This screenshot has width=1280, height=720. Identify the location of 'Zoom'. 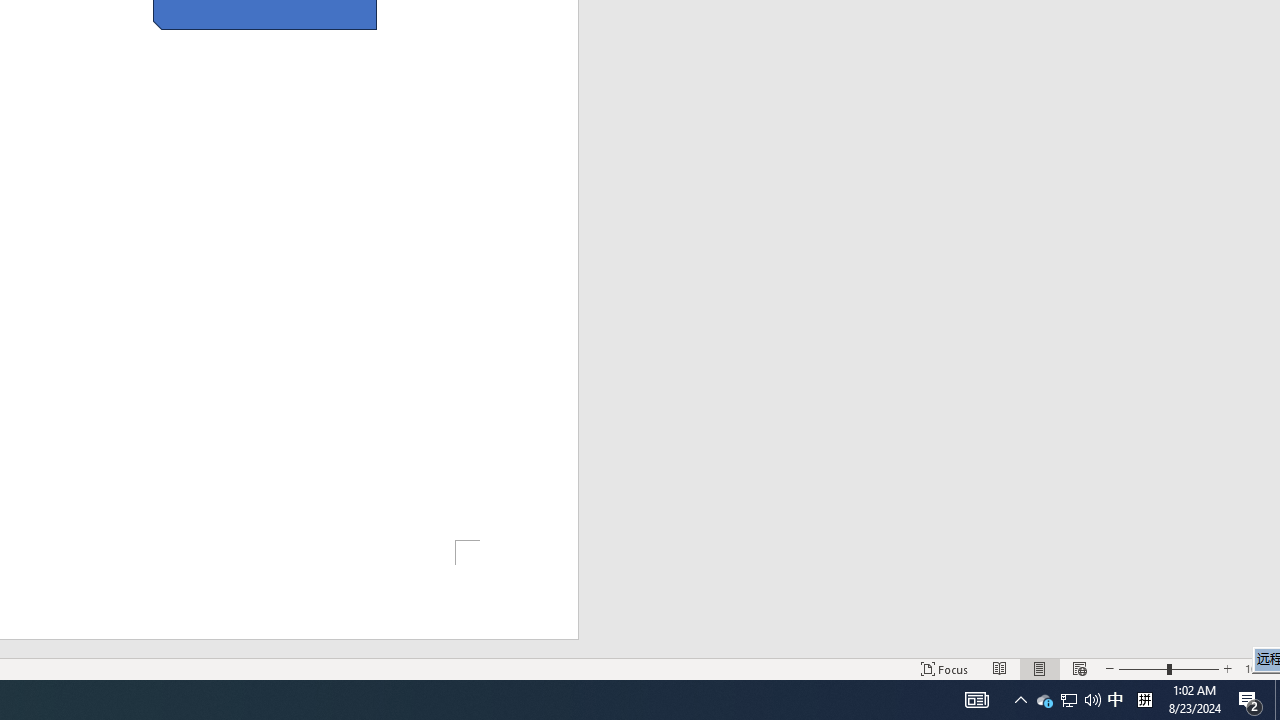
(1168, 669).